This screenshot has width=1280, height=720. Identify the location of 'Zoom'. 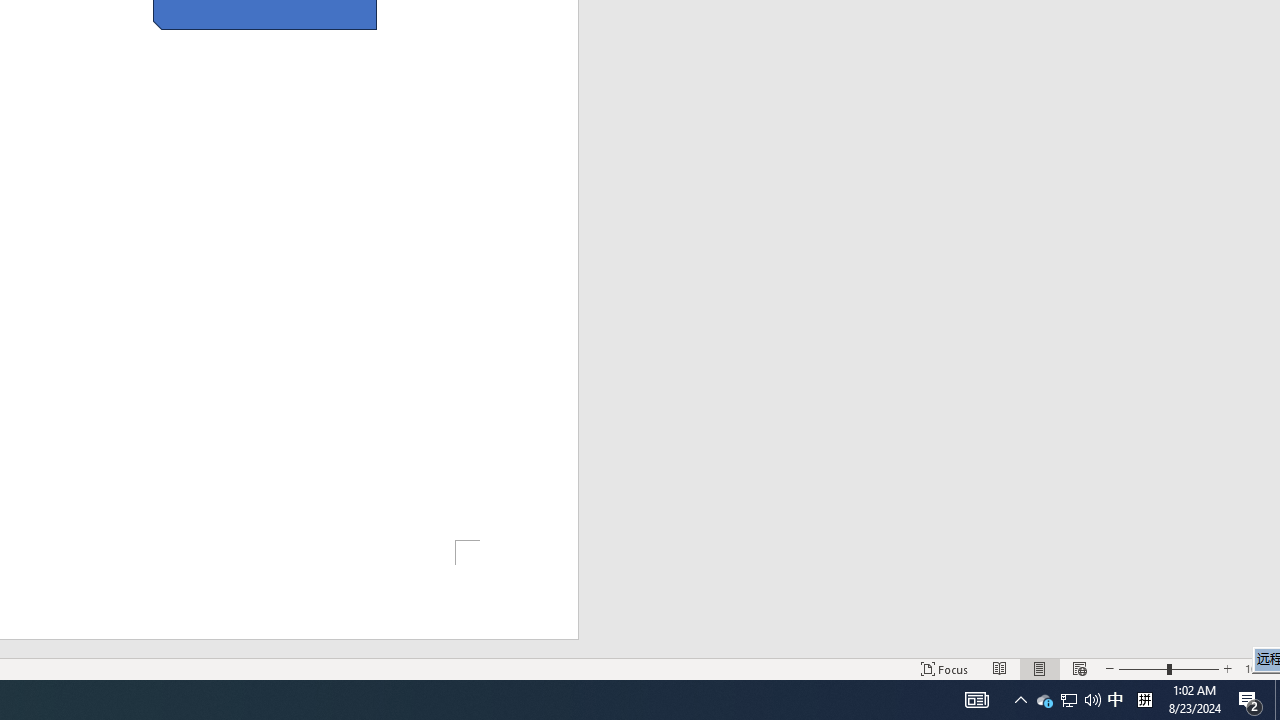
(1168, 669).